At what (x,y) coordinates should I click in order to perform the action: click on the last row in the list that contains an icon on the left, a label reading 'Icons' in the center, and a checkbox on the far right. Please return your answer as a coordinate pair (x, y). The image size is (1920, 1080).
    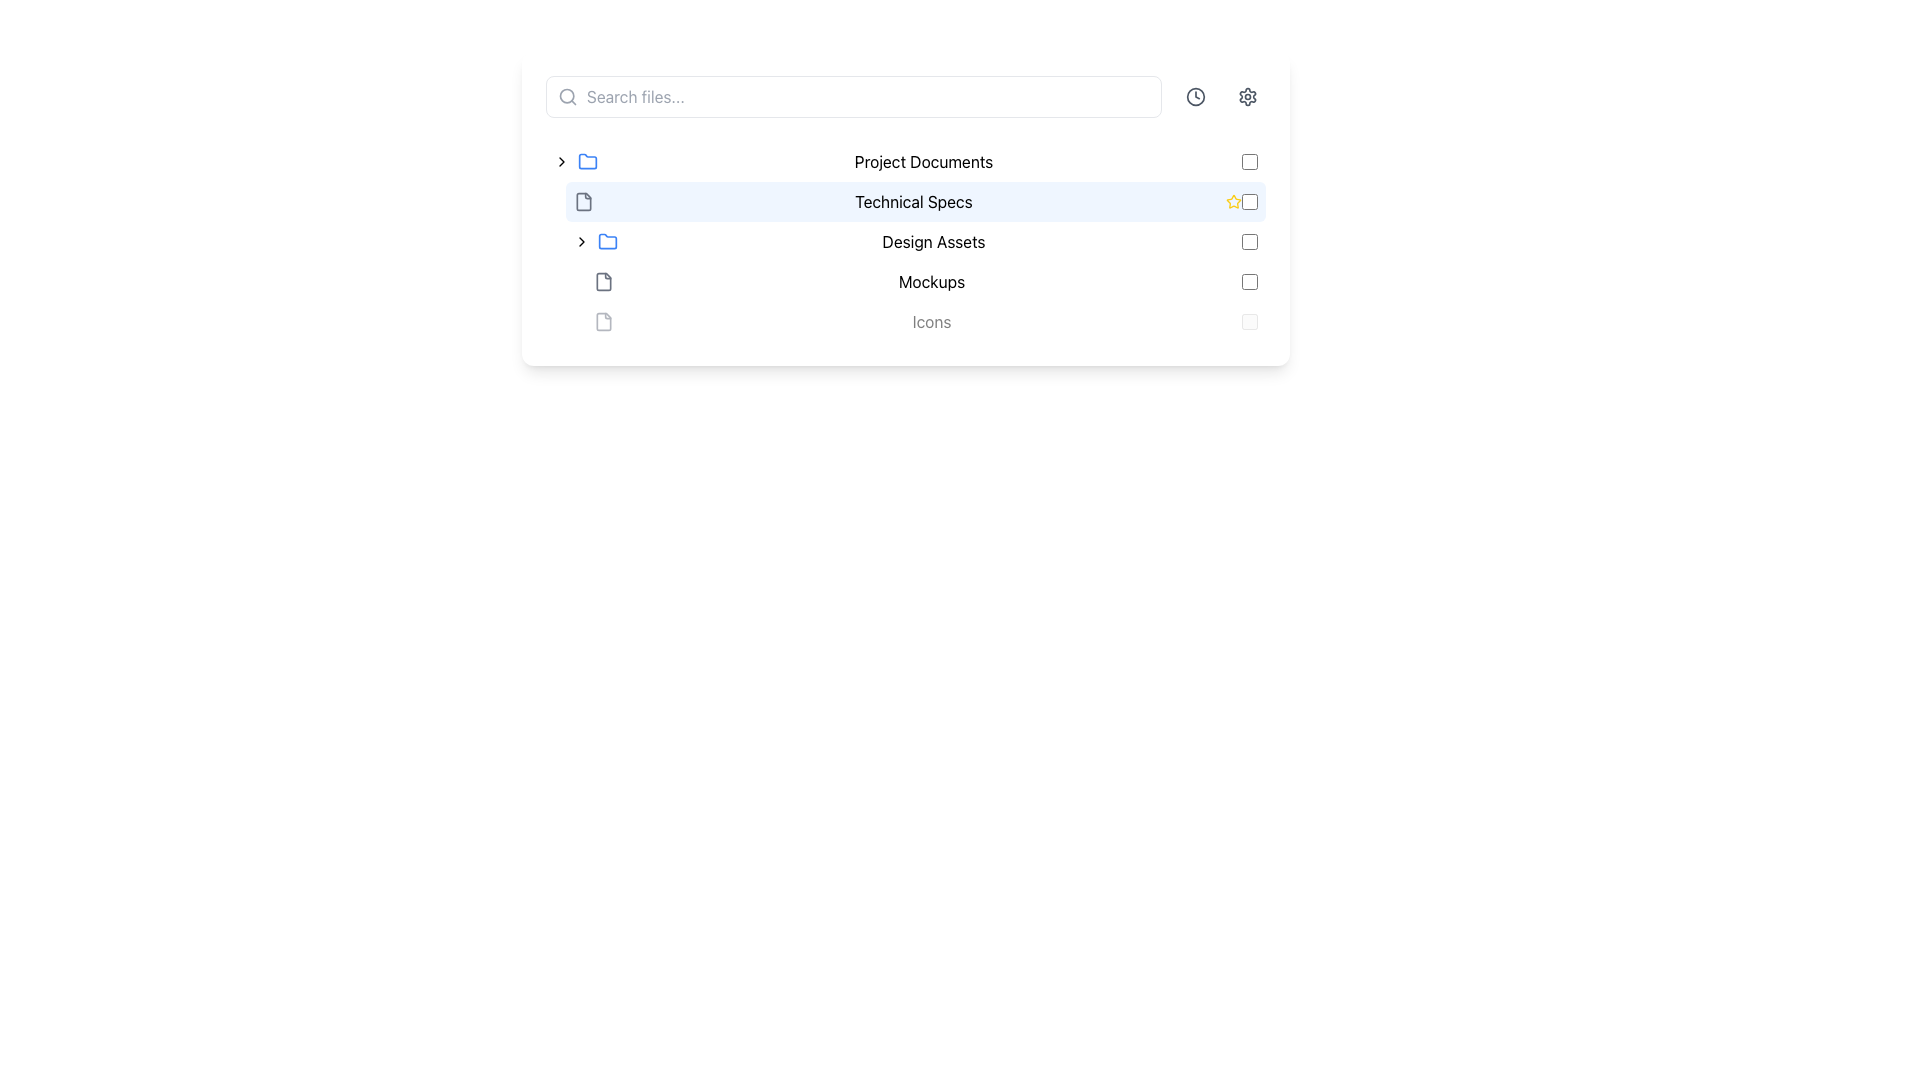
    Looking at the image, I should click on (905, 320).